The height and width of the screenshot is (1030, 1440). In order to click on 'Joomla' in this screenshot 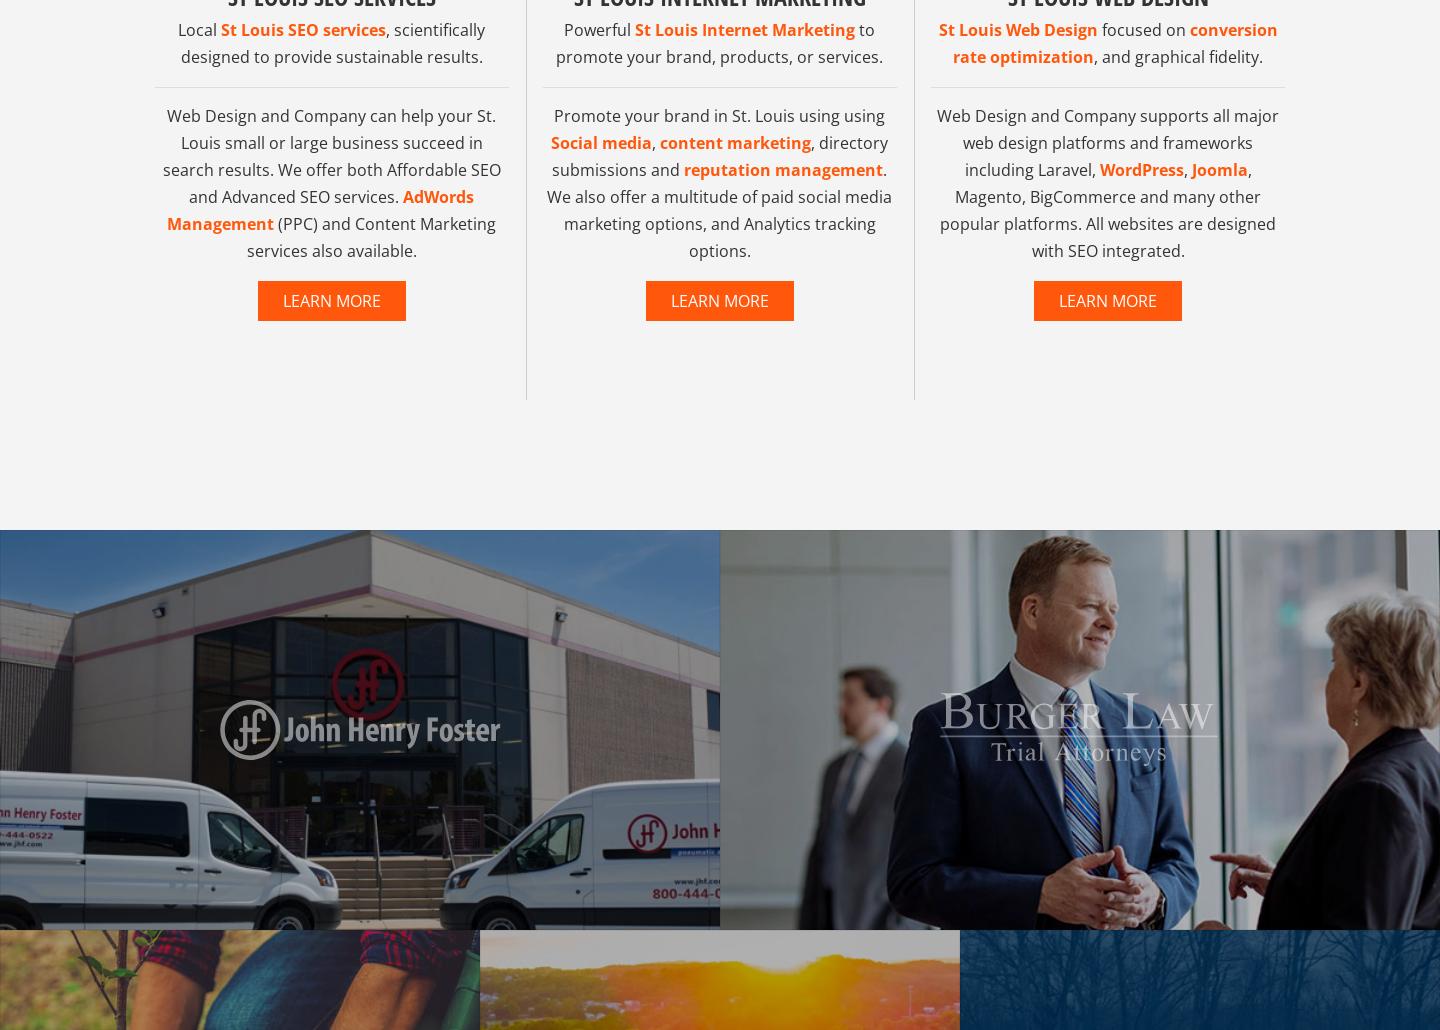, I will do `click(973, 261)`.